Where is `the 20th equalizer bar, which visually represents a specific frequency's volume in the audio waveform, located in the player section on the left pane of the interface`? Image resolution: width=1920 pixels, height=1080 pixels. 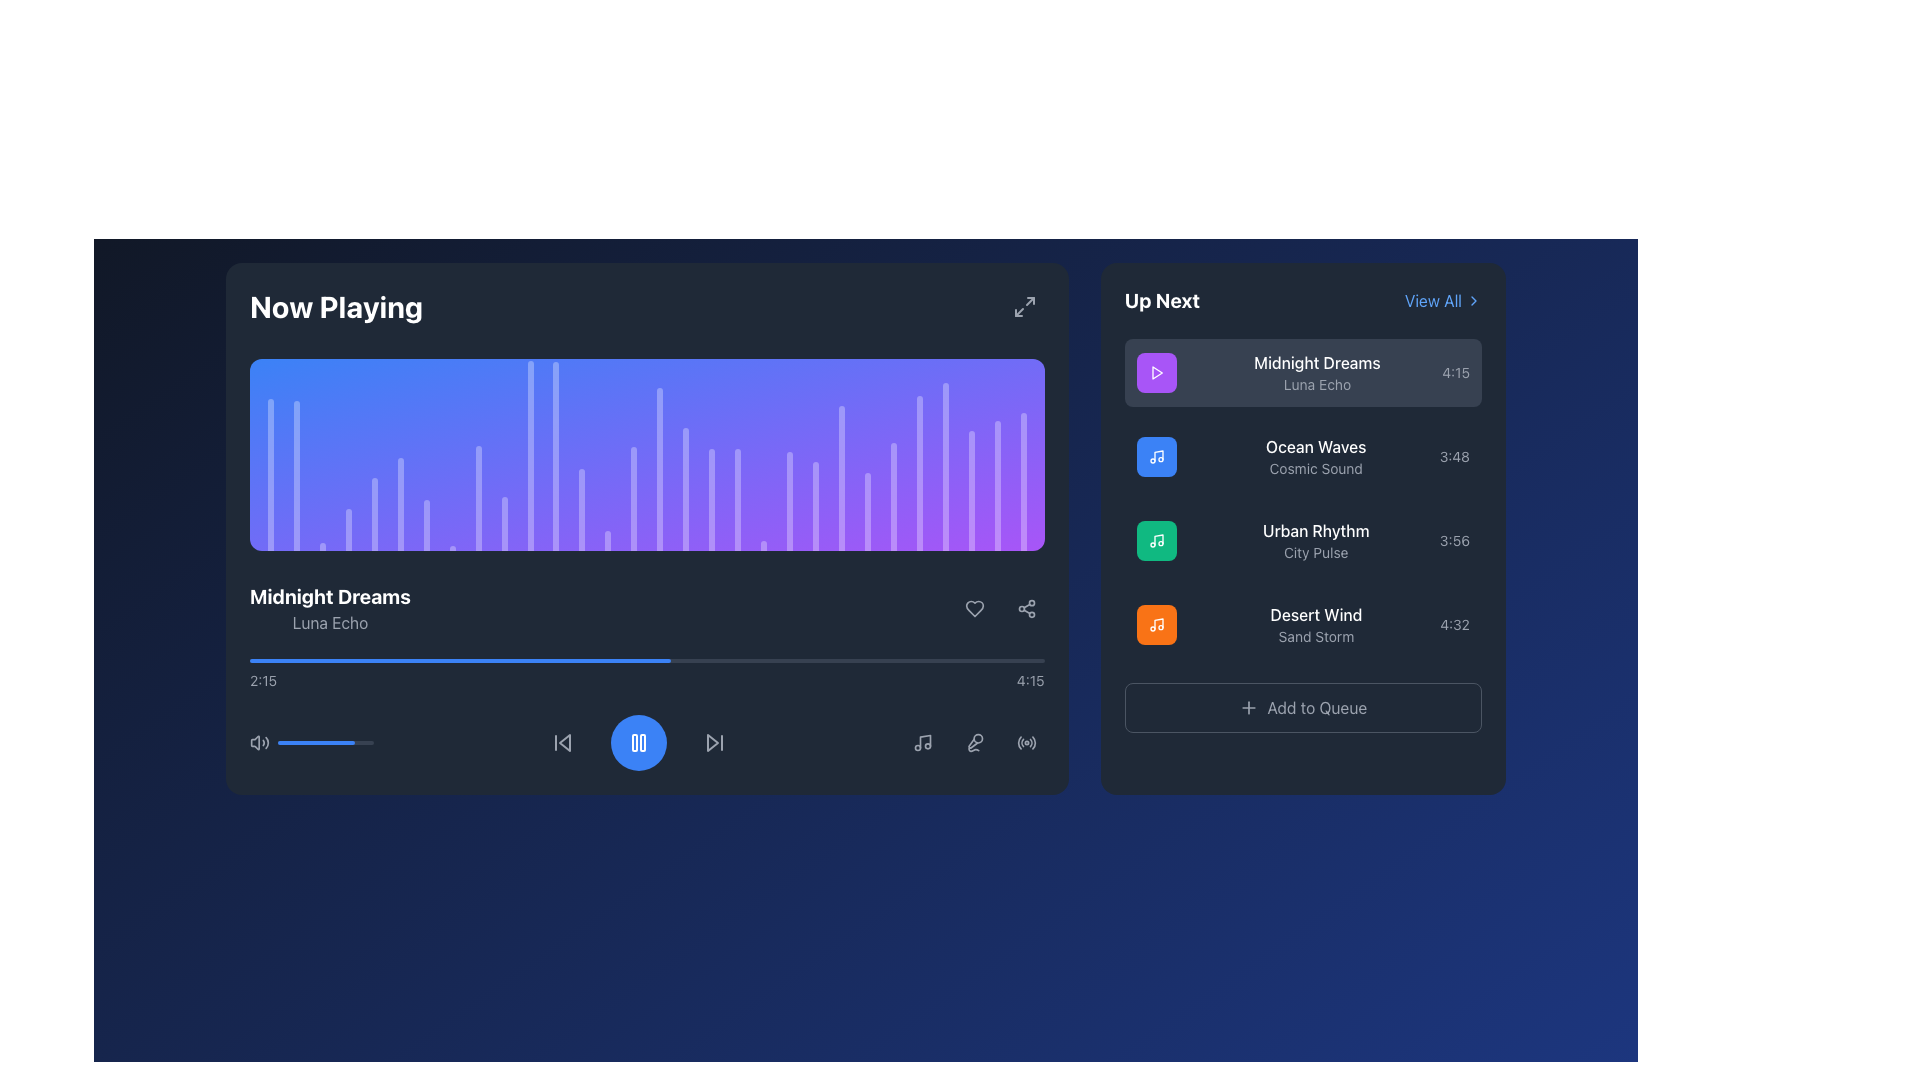
the 20th equalizer bar, which visually represents a specific frequency's volume in the audio waveform, located in the player section on the left pane of the interface is located at coordinates (789, 500).